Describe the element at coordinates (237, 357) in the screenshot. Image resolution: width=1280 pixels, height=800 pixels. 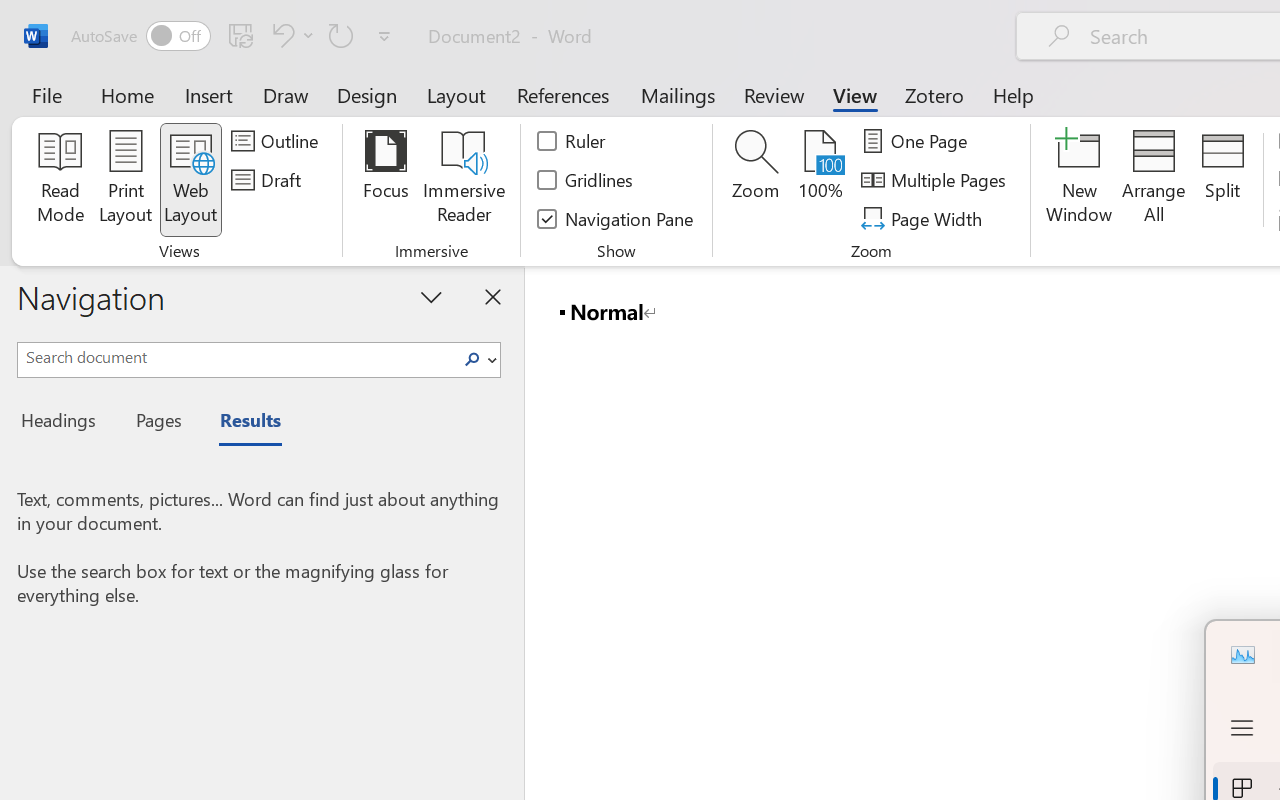
I see `'Search document'` at that location.